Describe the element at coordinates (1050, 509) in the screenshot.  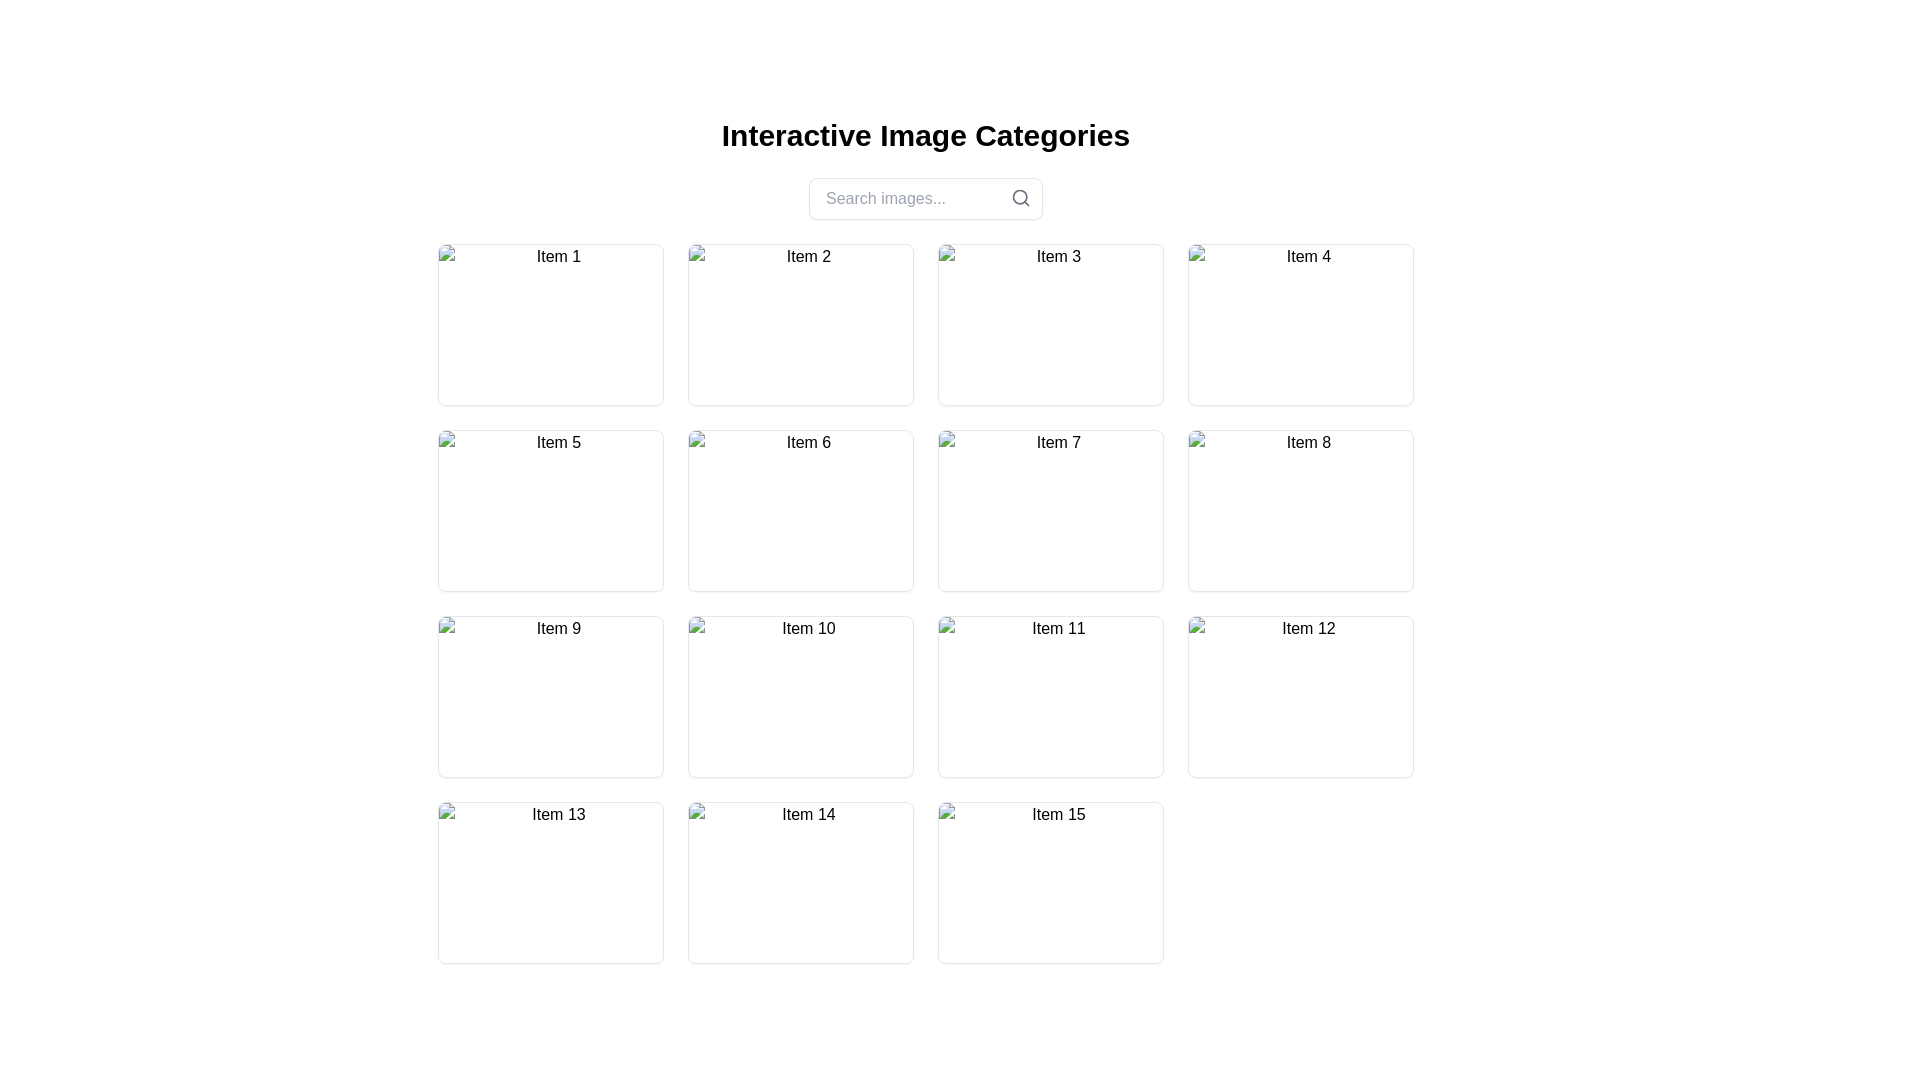
I see `the Item card labeled 'Item 7Nature' located in the second row, third column of the grid layout to interact` at that location.